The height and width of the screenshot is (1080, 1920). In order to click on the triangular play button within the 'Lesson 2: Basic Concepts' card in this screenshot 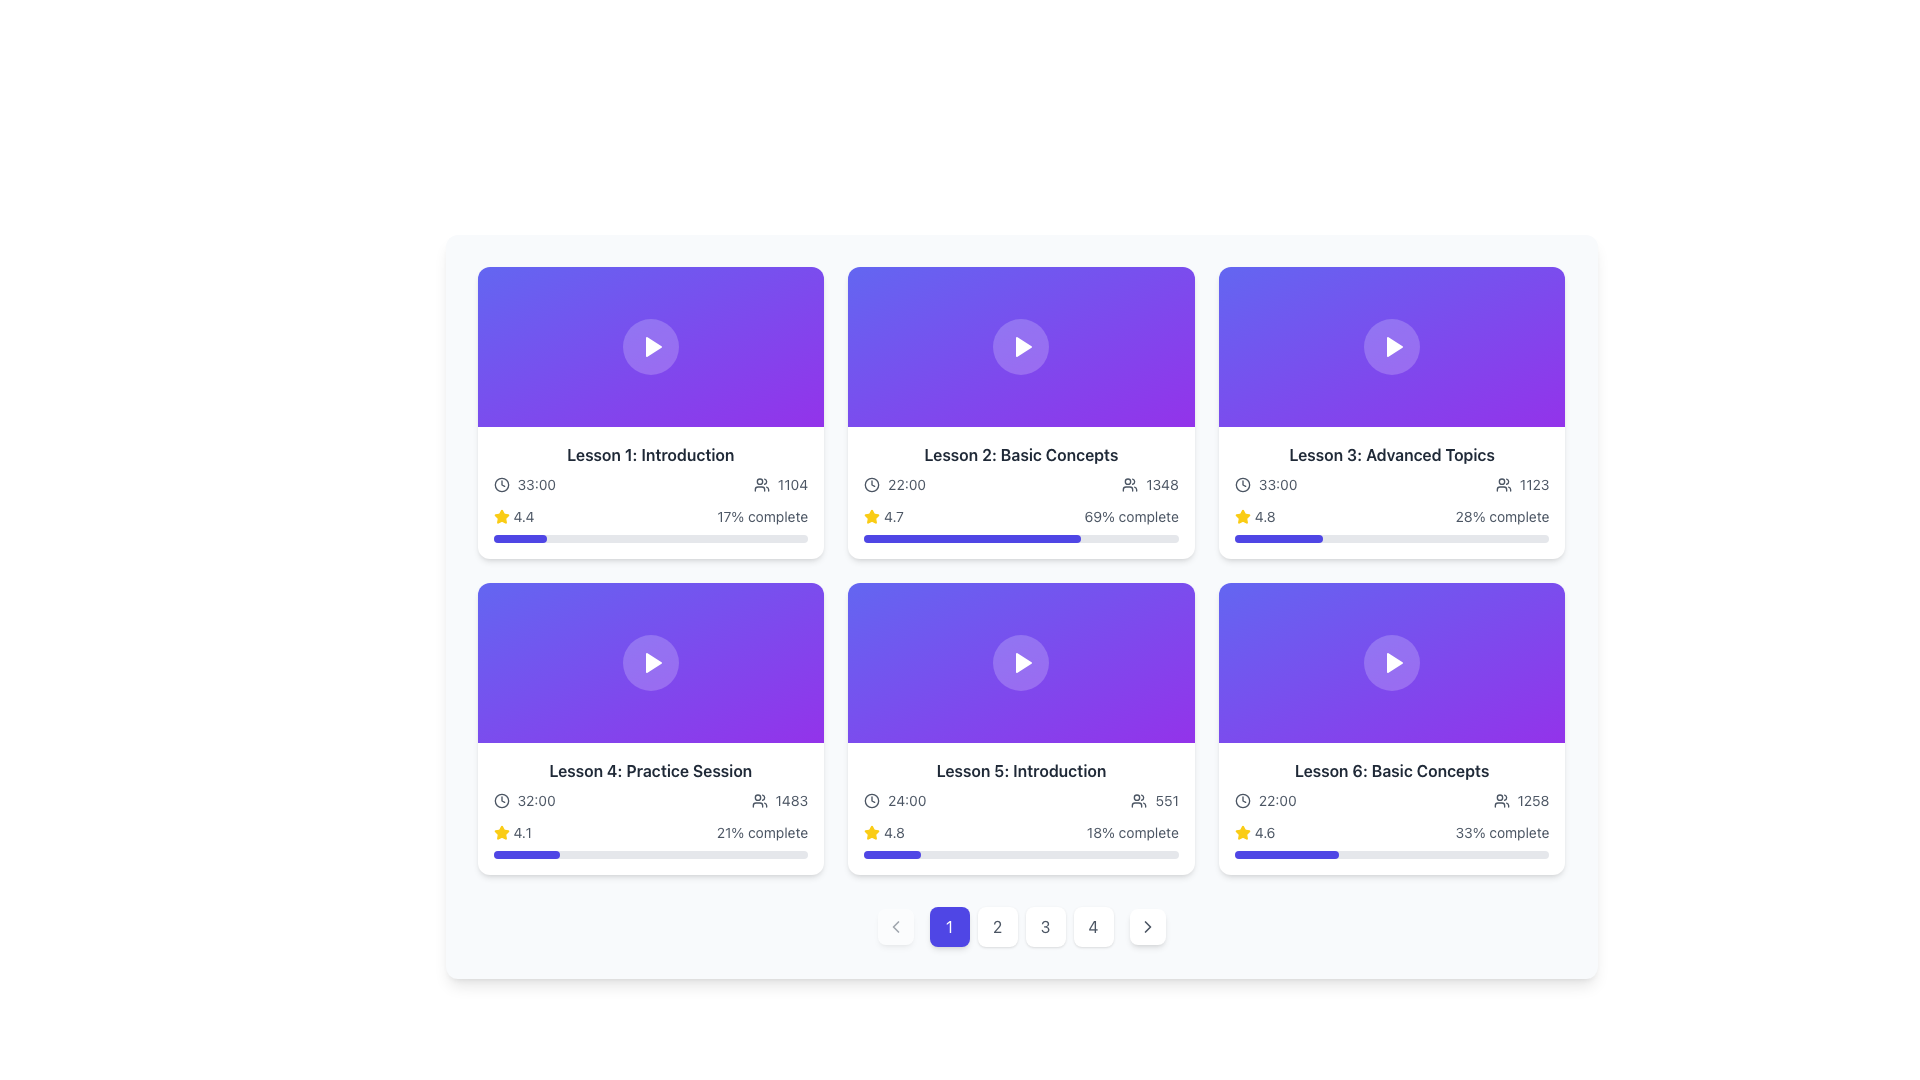, I will do `click(1024, 346)`.